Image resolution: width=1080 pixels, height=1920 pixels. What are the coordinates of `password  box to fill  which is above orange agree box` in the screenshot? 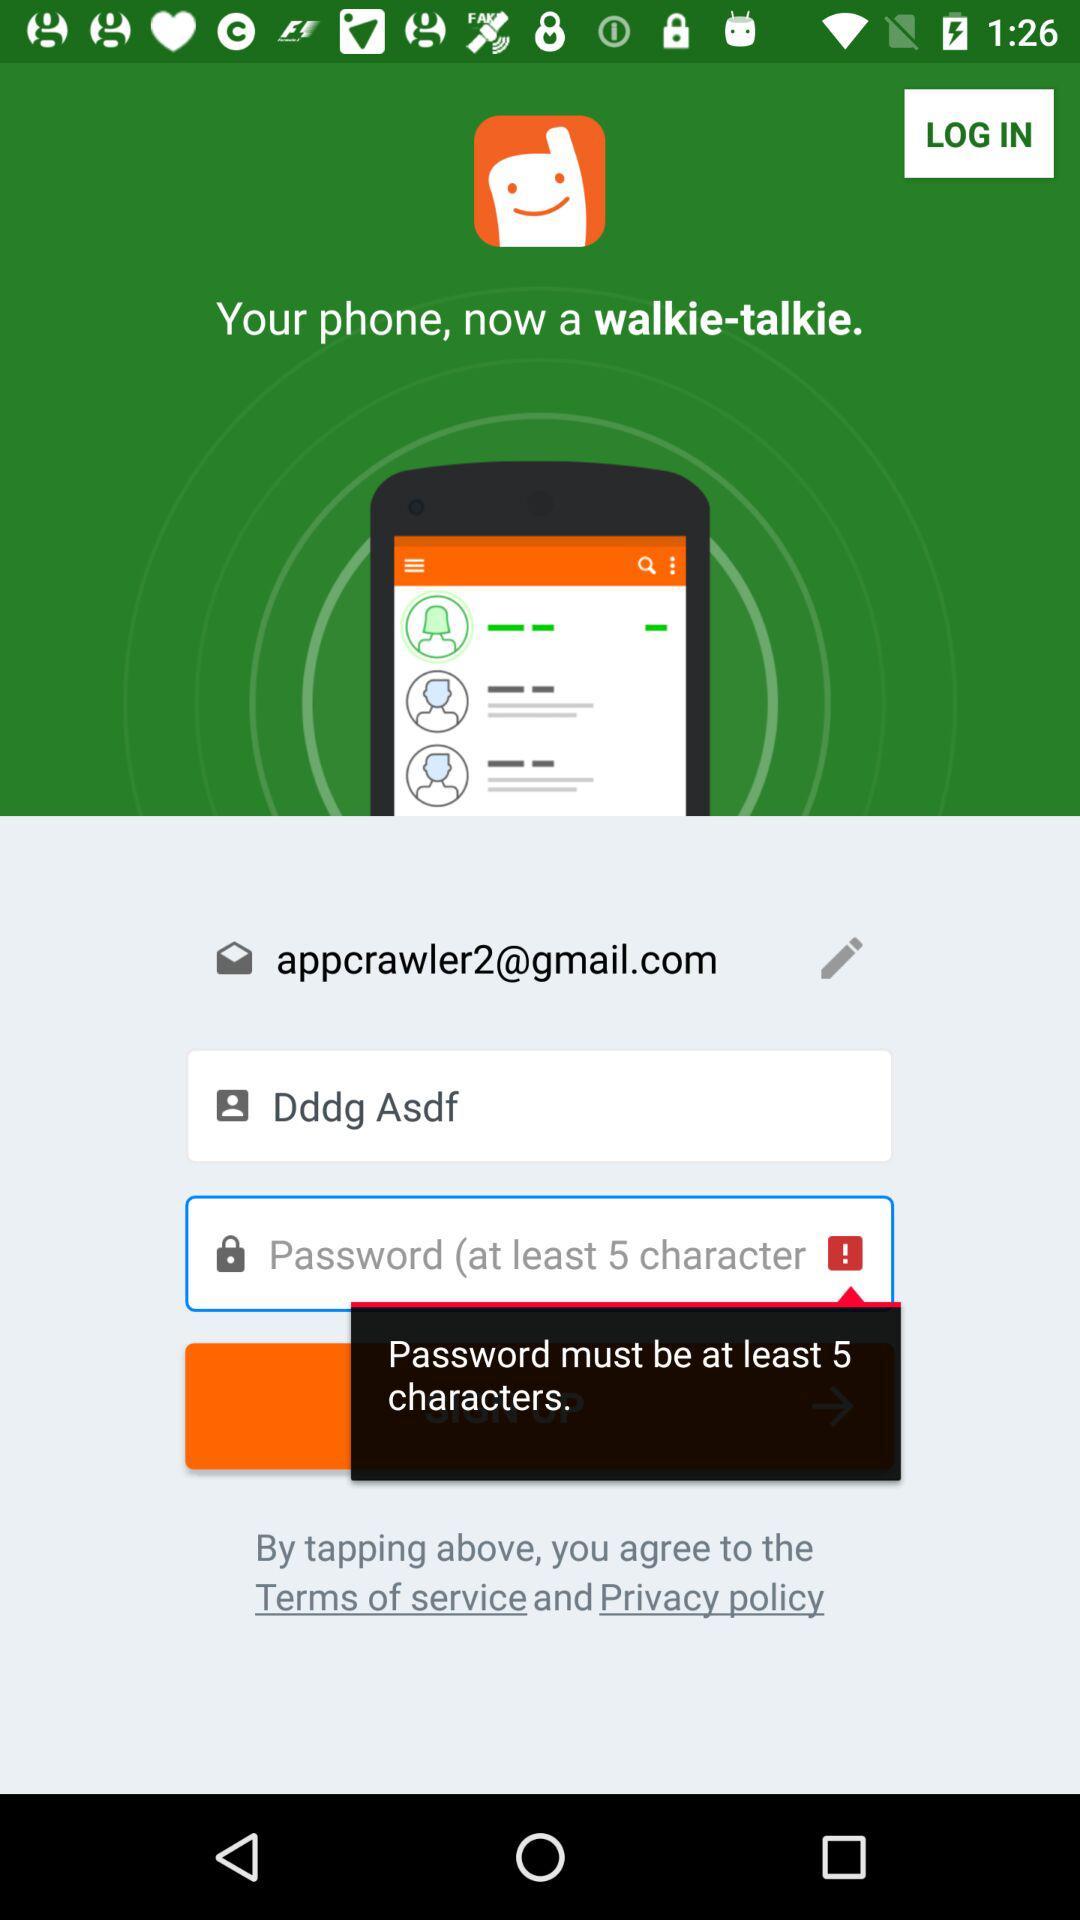 It's located at (538, 1252).